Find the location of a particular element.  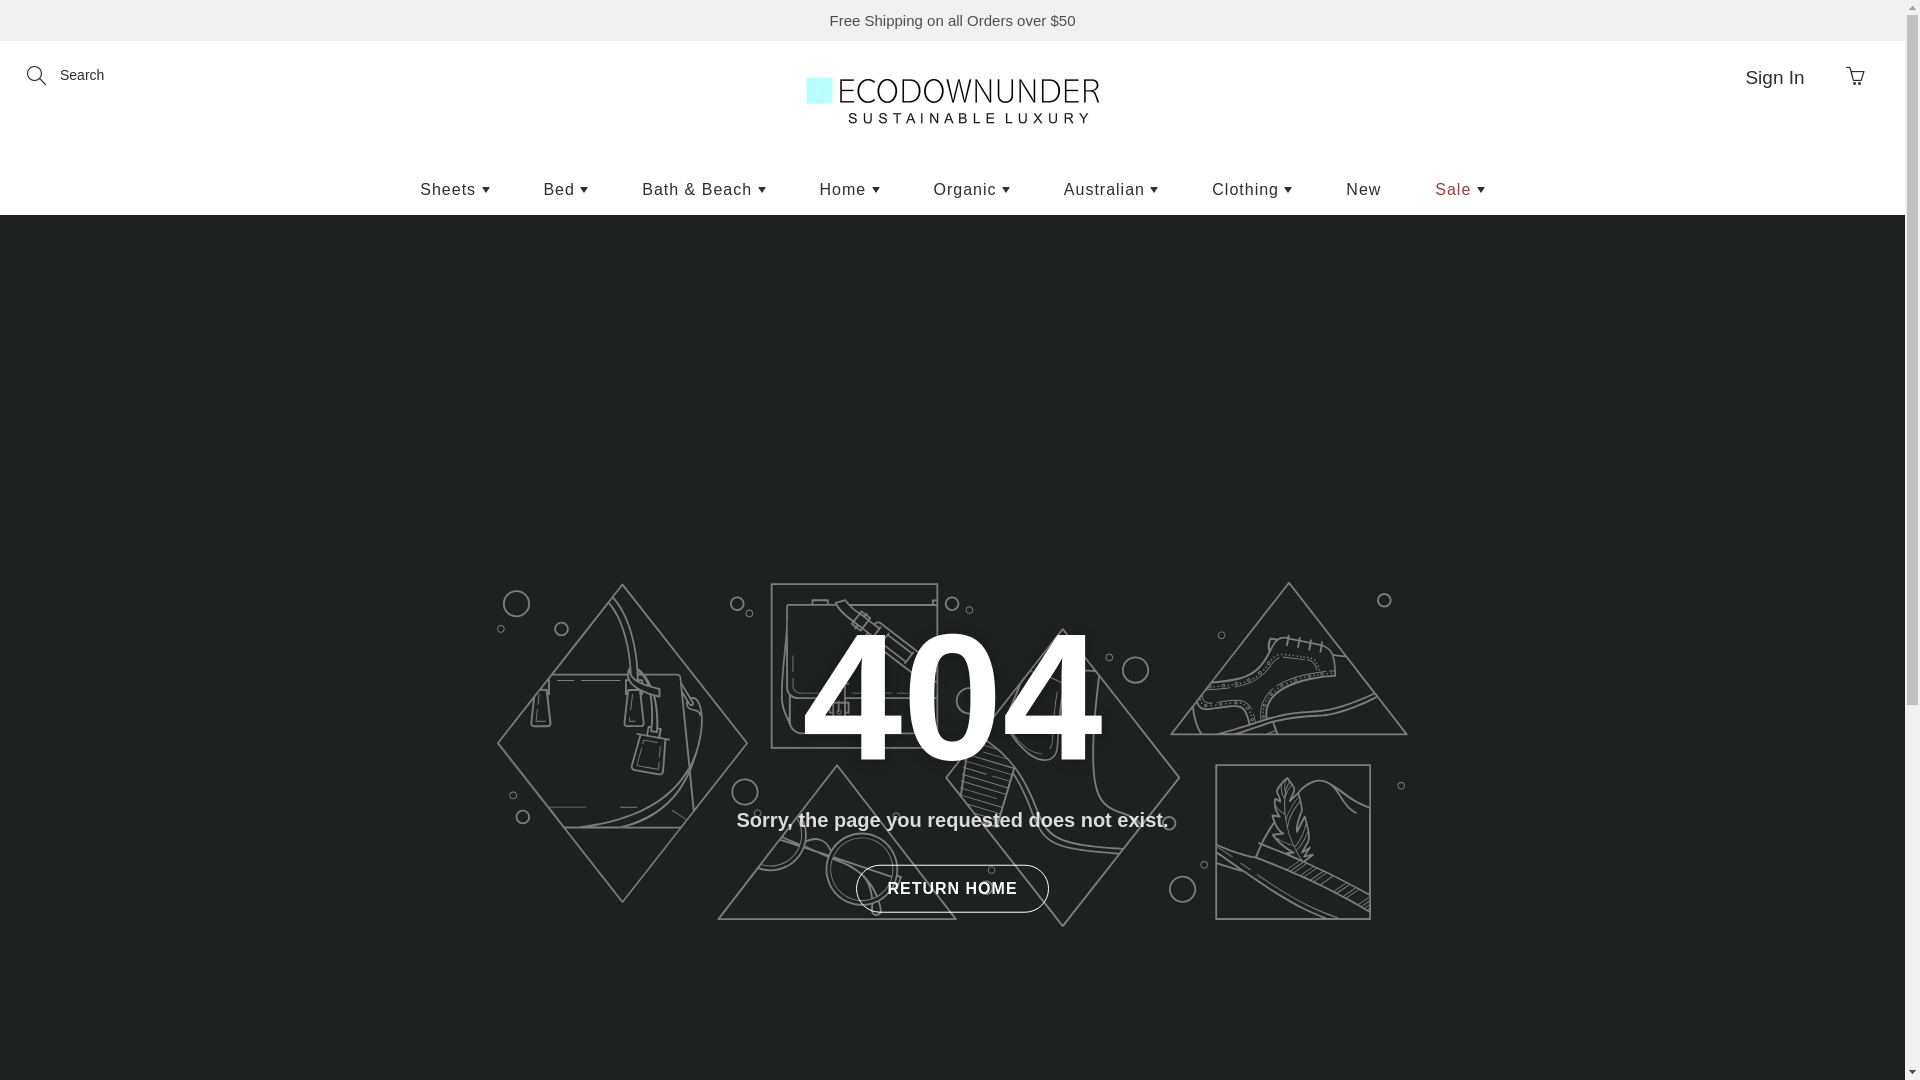

'Bed' is located at coordinates (564, 189).